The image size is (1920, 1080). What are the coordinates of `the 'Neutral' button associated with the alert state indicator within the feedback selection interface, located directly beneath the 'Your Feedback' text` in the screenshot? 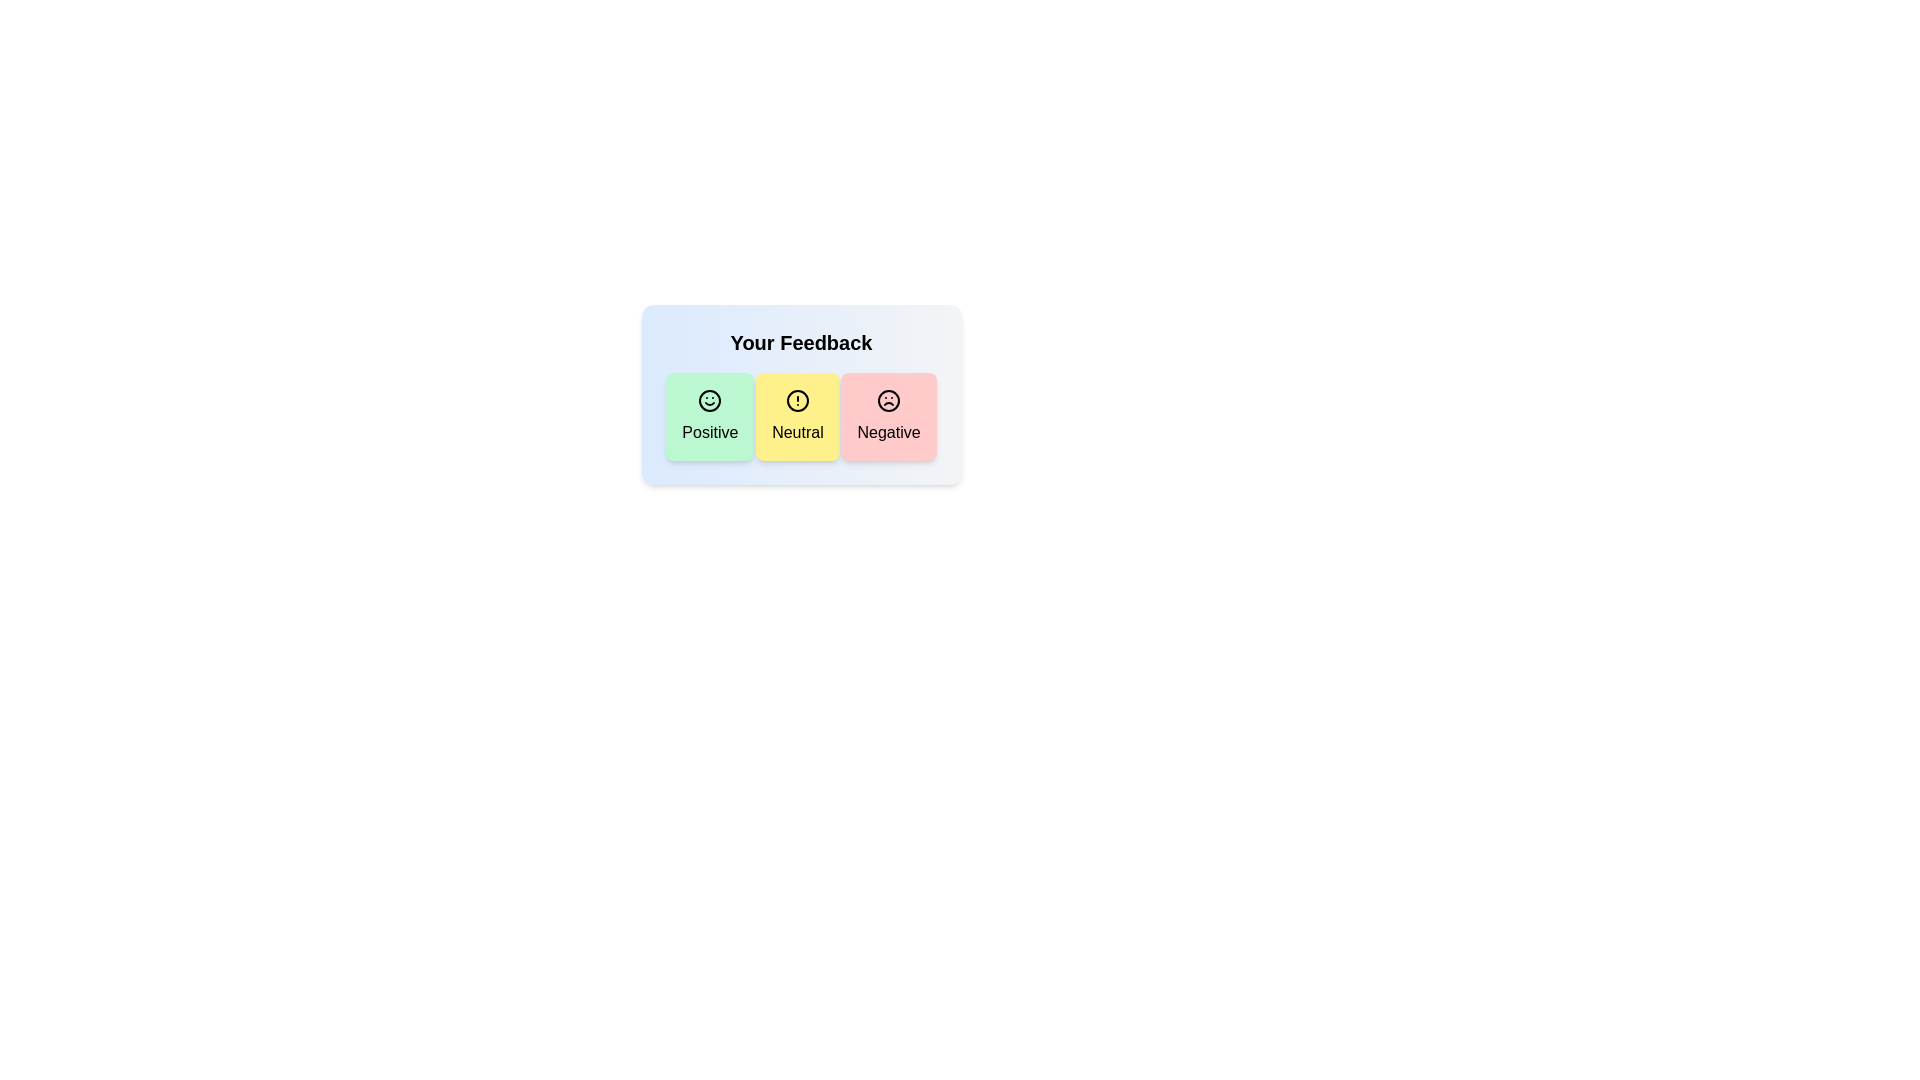 It's located at (796, 401).